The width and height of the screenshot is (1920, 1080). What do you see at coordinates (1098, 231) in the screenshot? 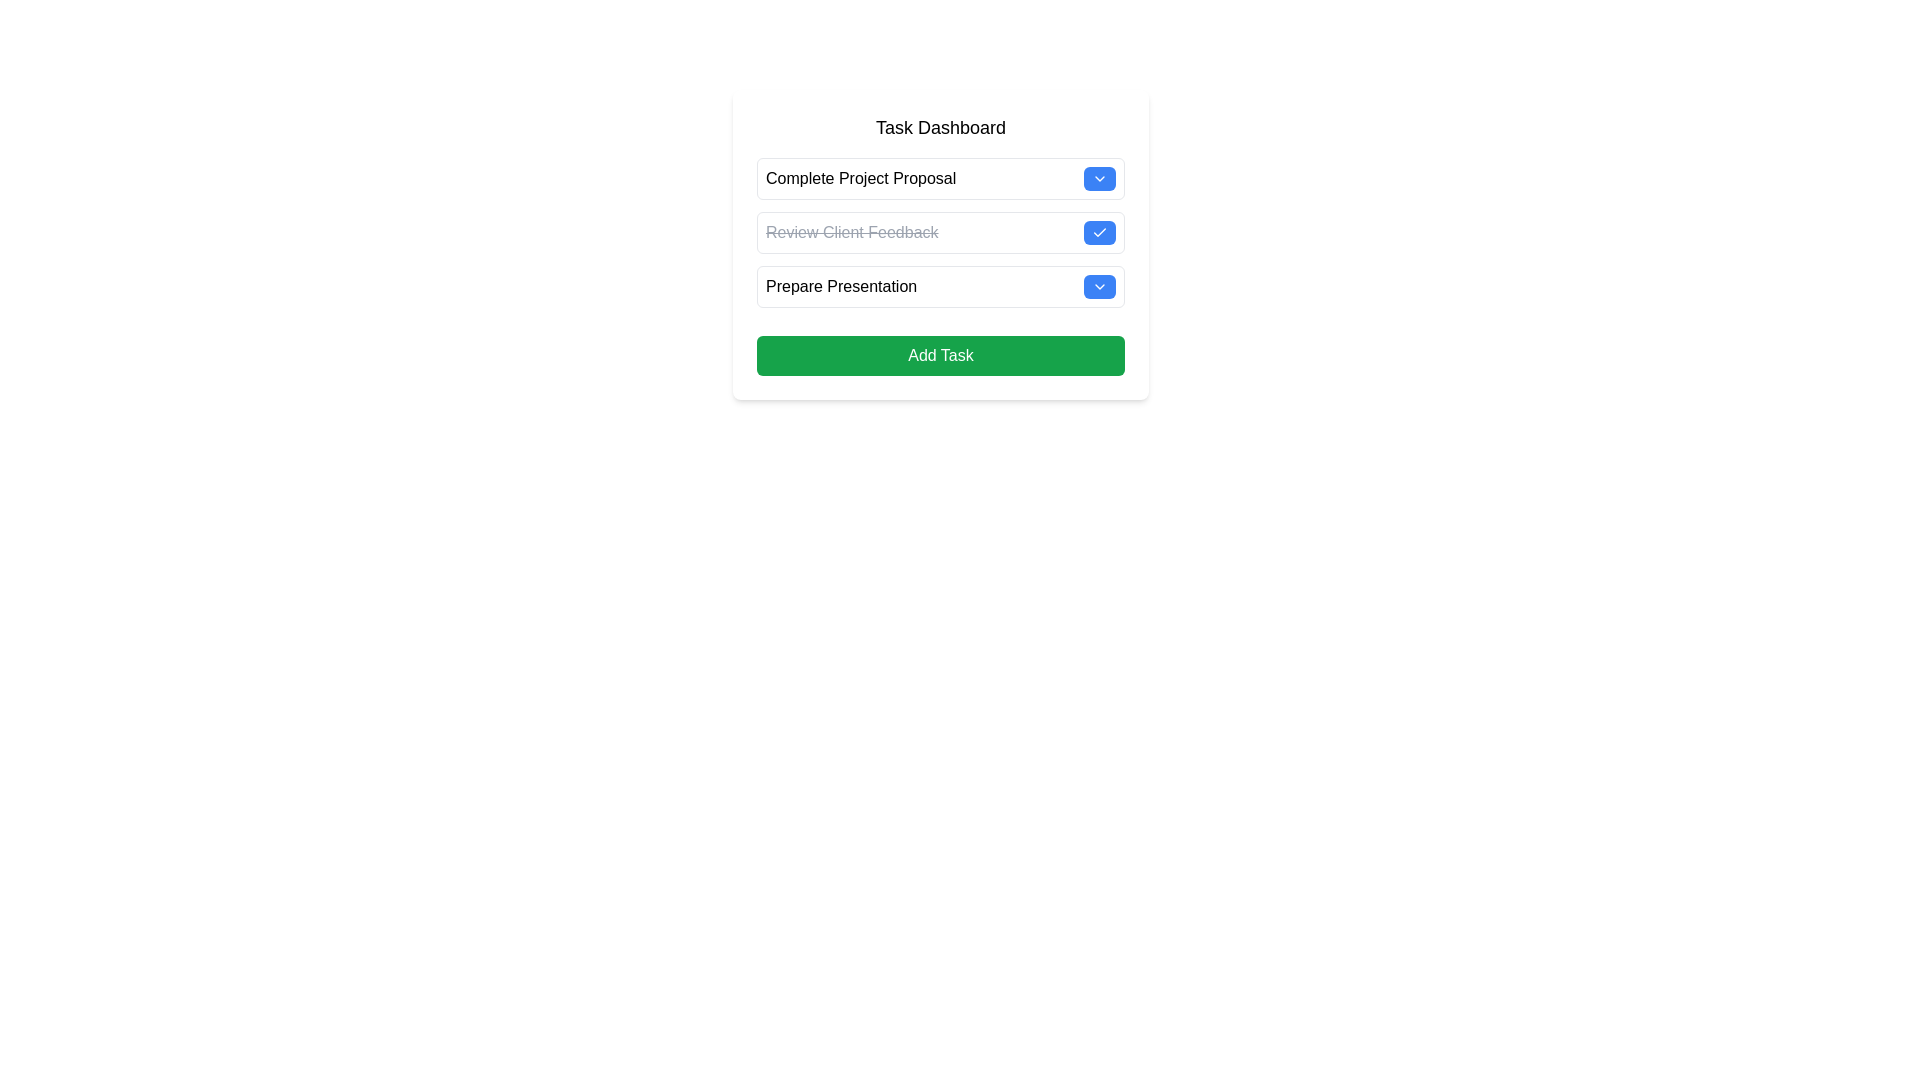
I see `the completion indicator button for the 'Review Client Feedback' task to mark it as complete` at bounding box center [1098, 231].